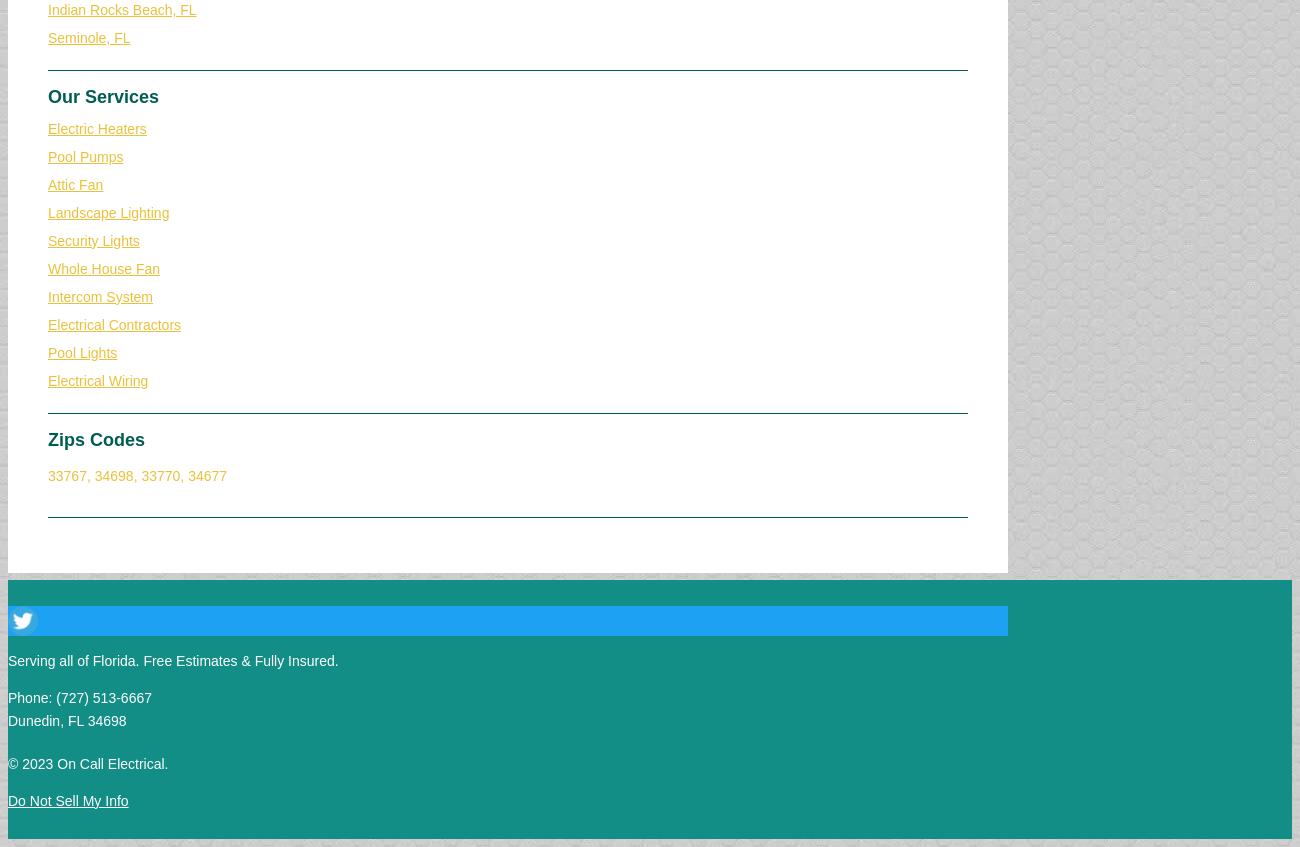 This screenshot has height=847, width=1300. I want to click on '© 2023 On Call Electrical.', so click(88, 761).